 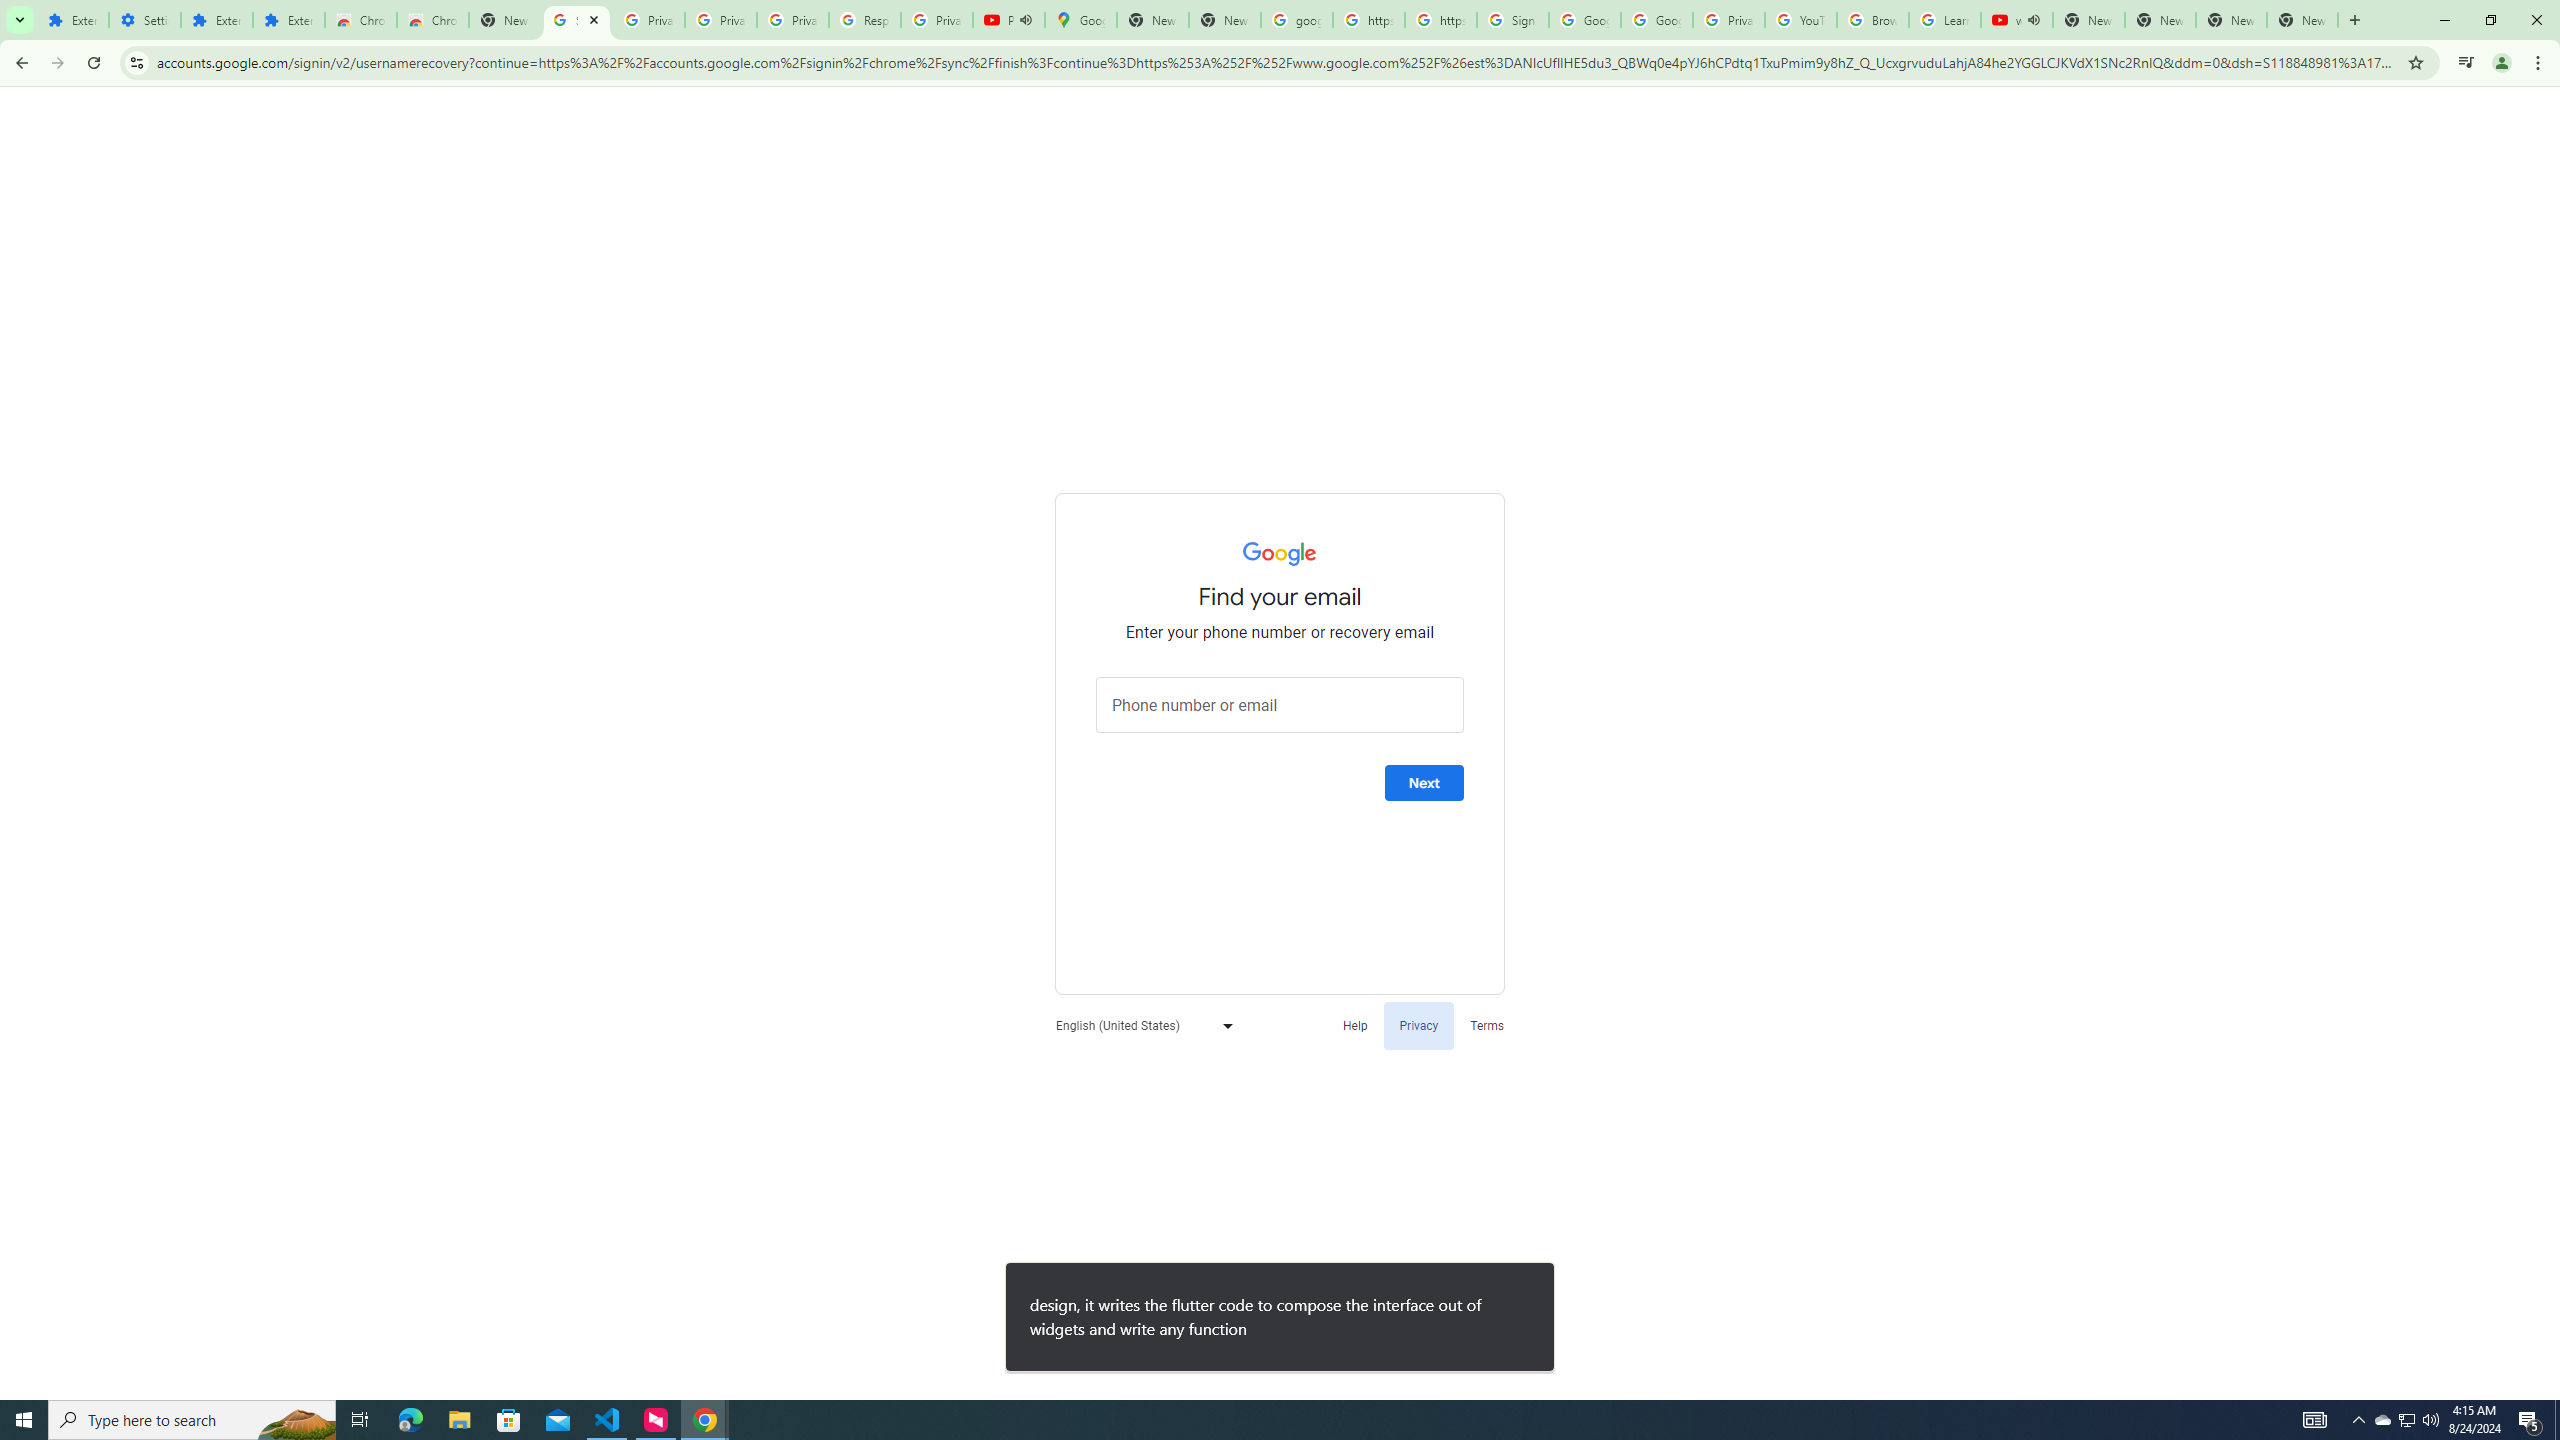 I want to click on 'Privacy', so click(x=1418, y=1025).